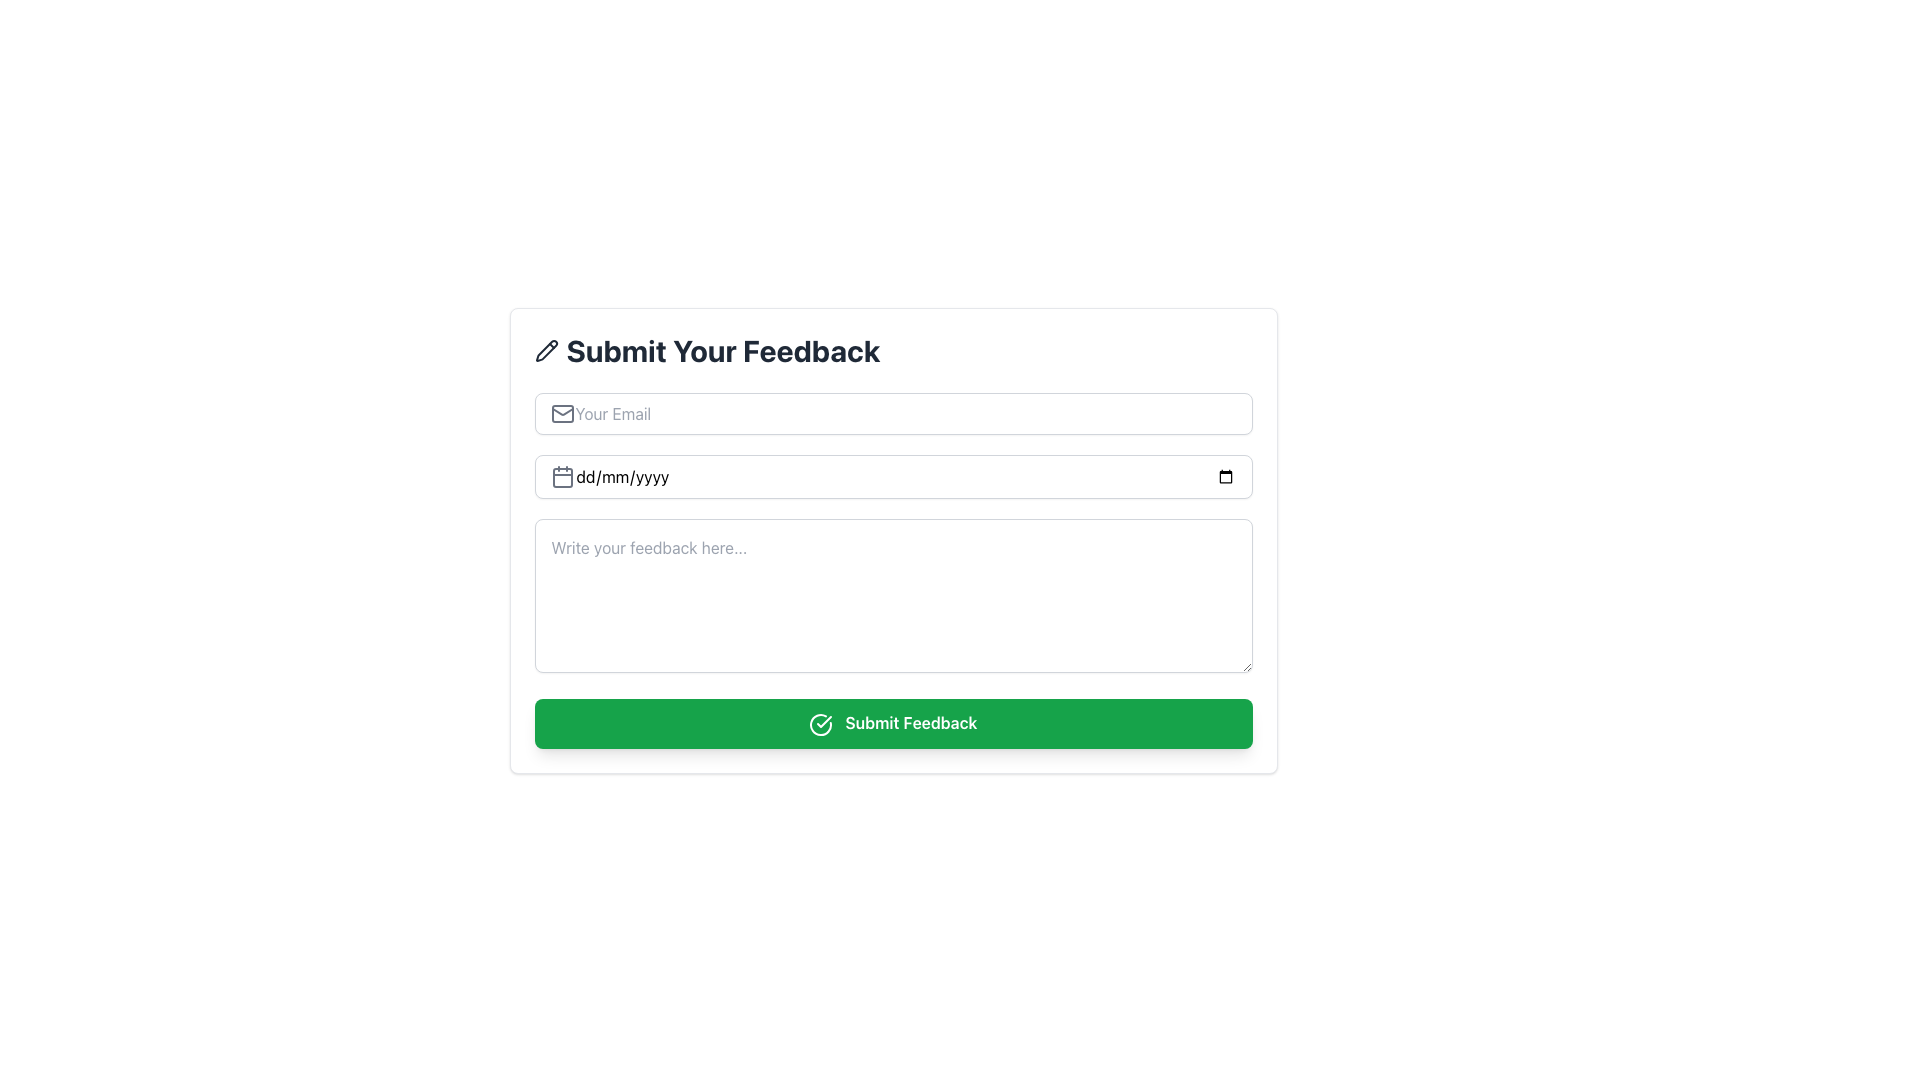 This screenshot has height=1080, width=1920. I want to click on the checkmark icon encased in a circular border located to the left of the 'Submit Feedback' button, which serves as a visual cue for action confirmation, so click(821, 724).